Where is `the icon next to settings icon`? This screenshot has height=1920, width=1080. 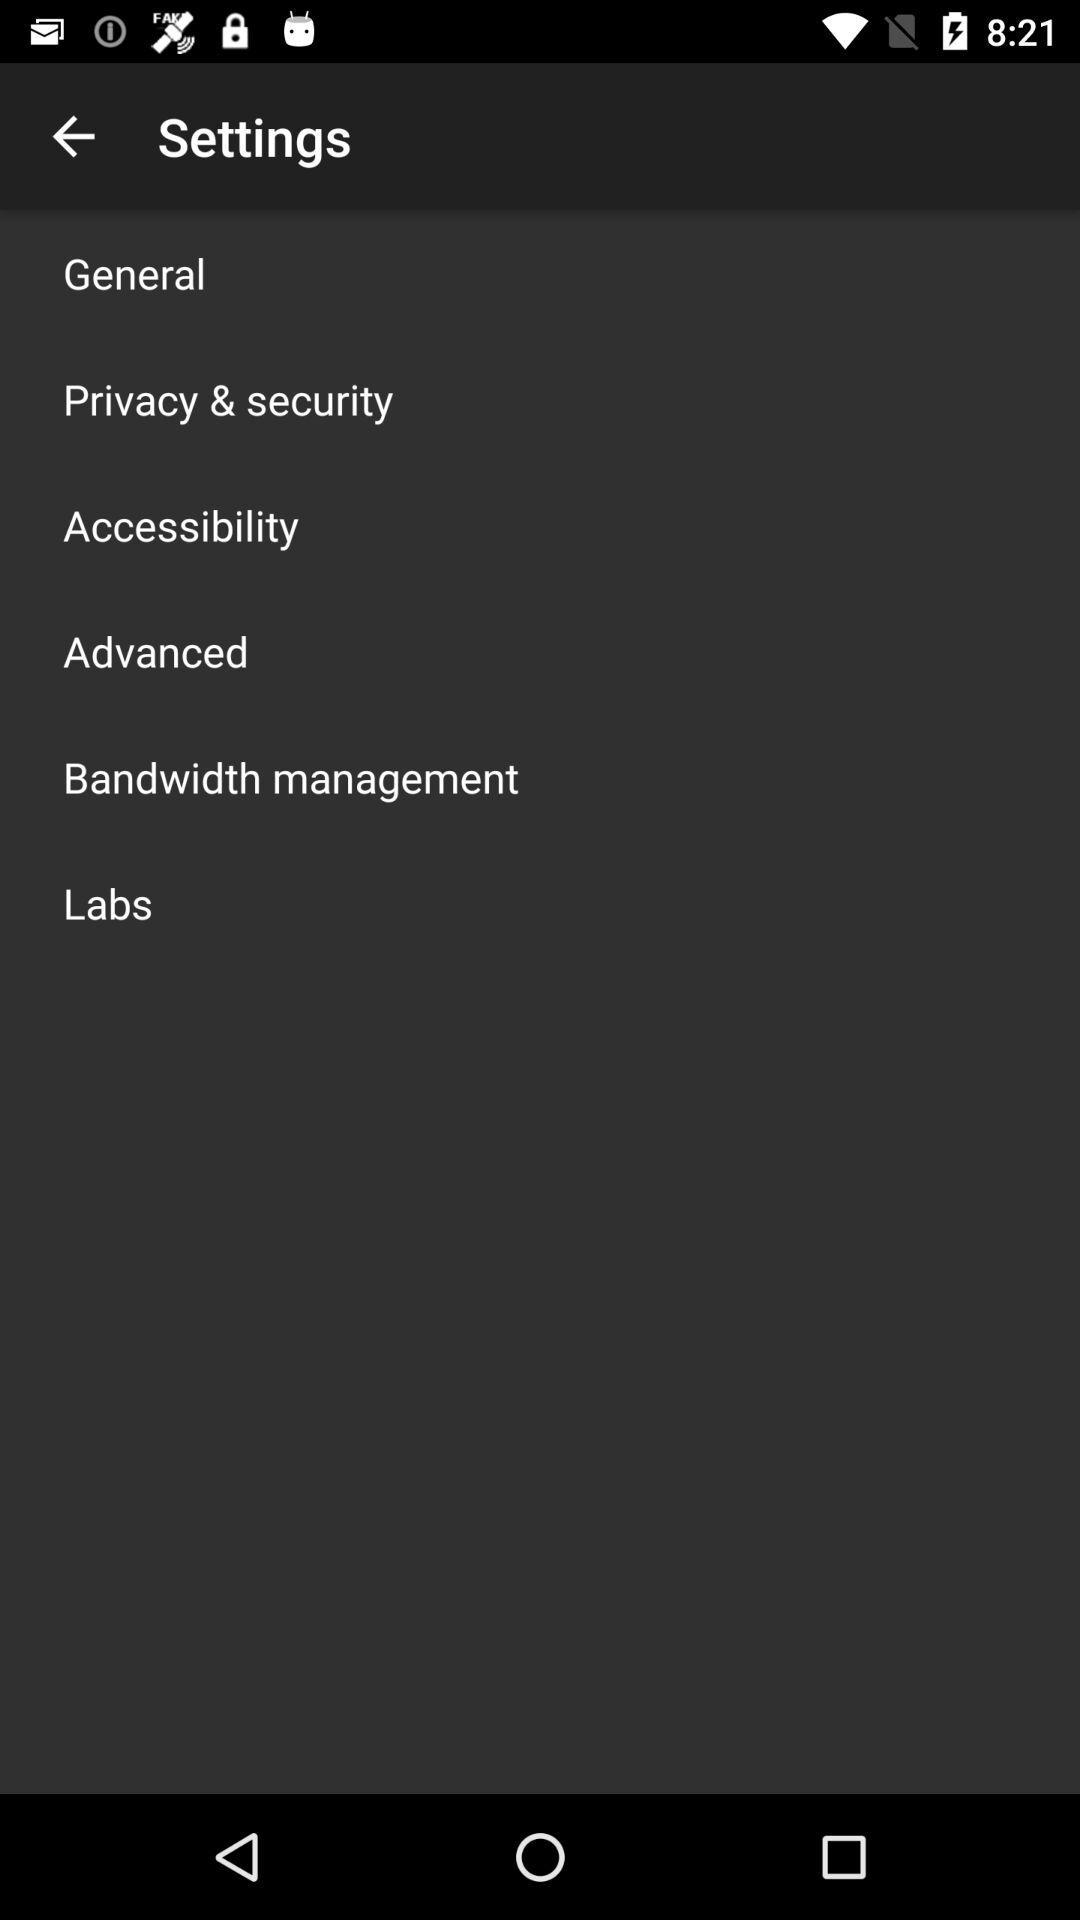 the icon next to settings icon is located at coordinates (72, 135).